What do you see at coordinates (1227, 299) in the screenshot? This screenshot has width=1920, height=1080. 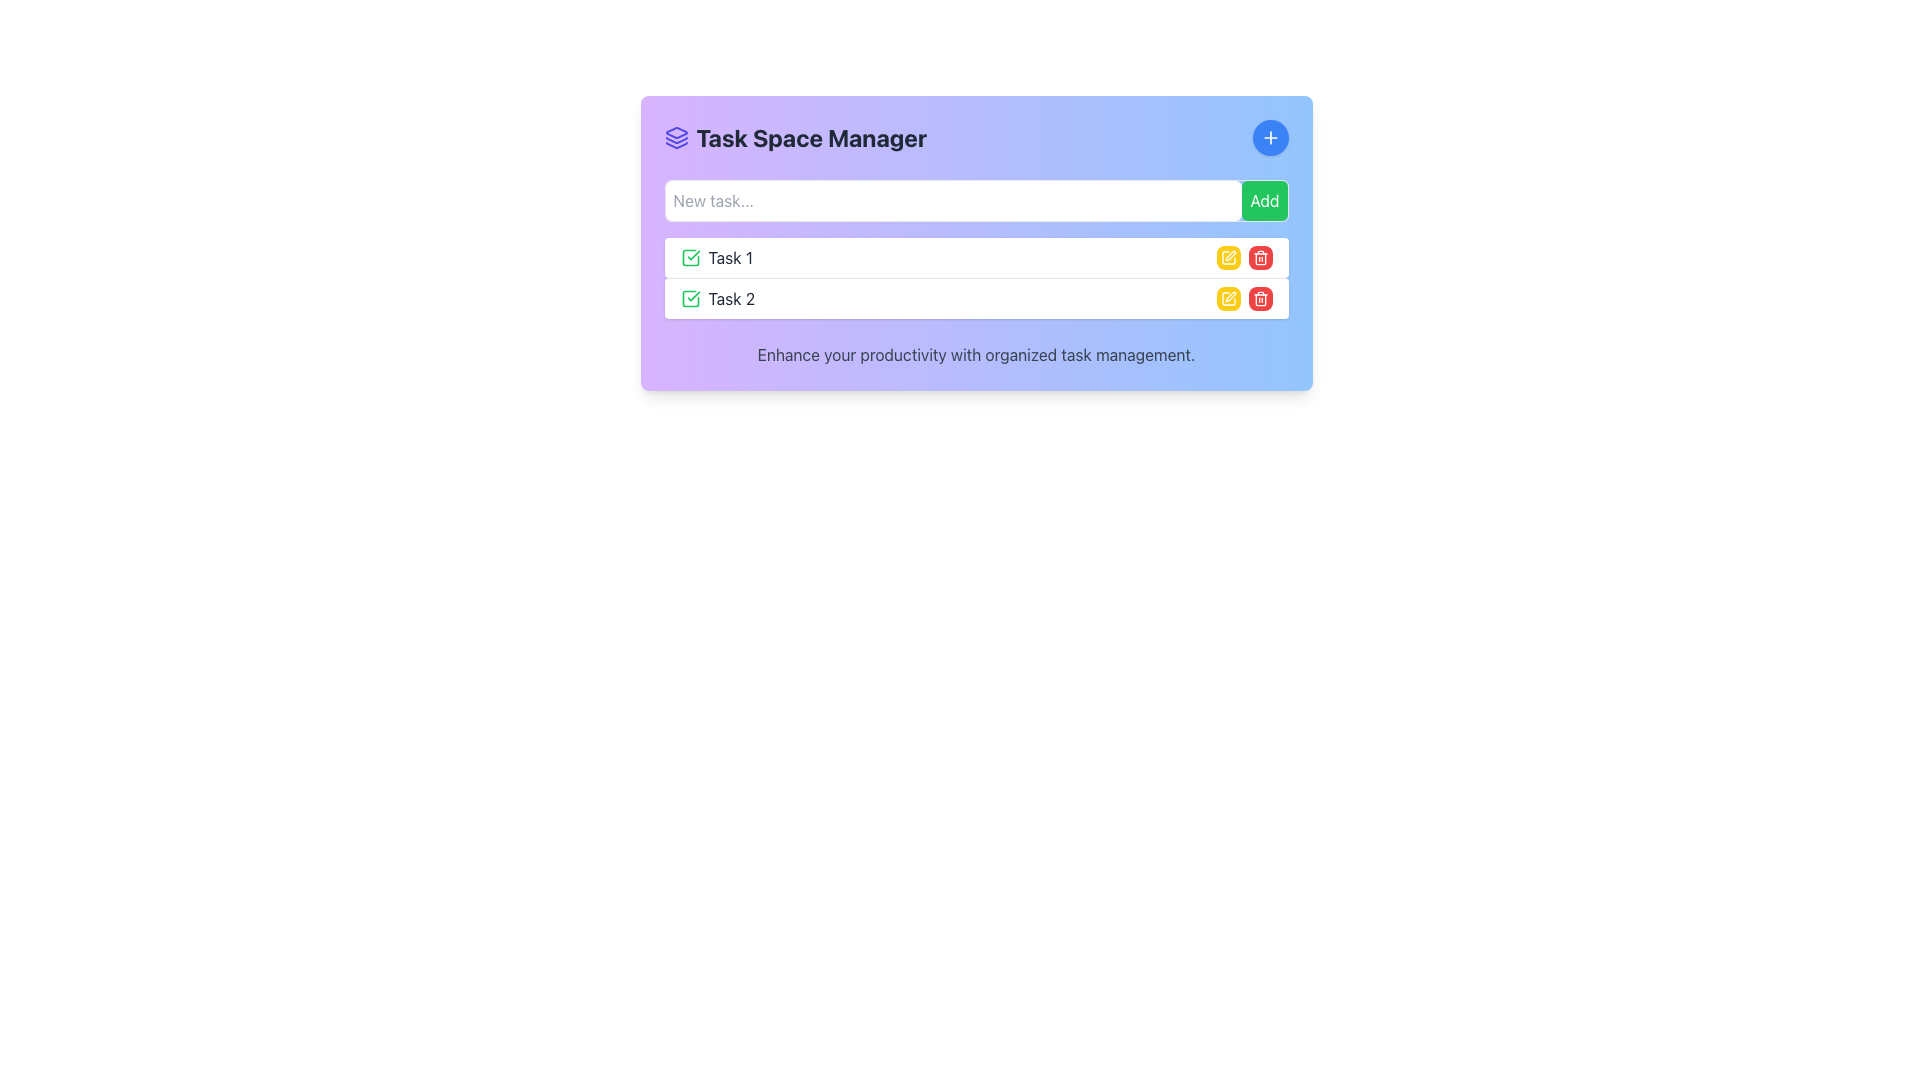 I see `the small rectangular button with a yellow background and a pen icon` at bounding box center [1227, 299].